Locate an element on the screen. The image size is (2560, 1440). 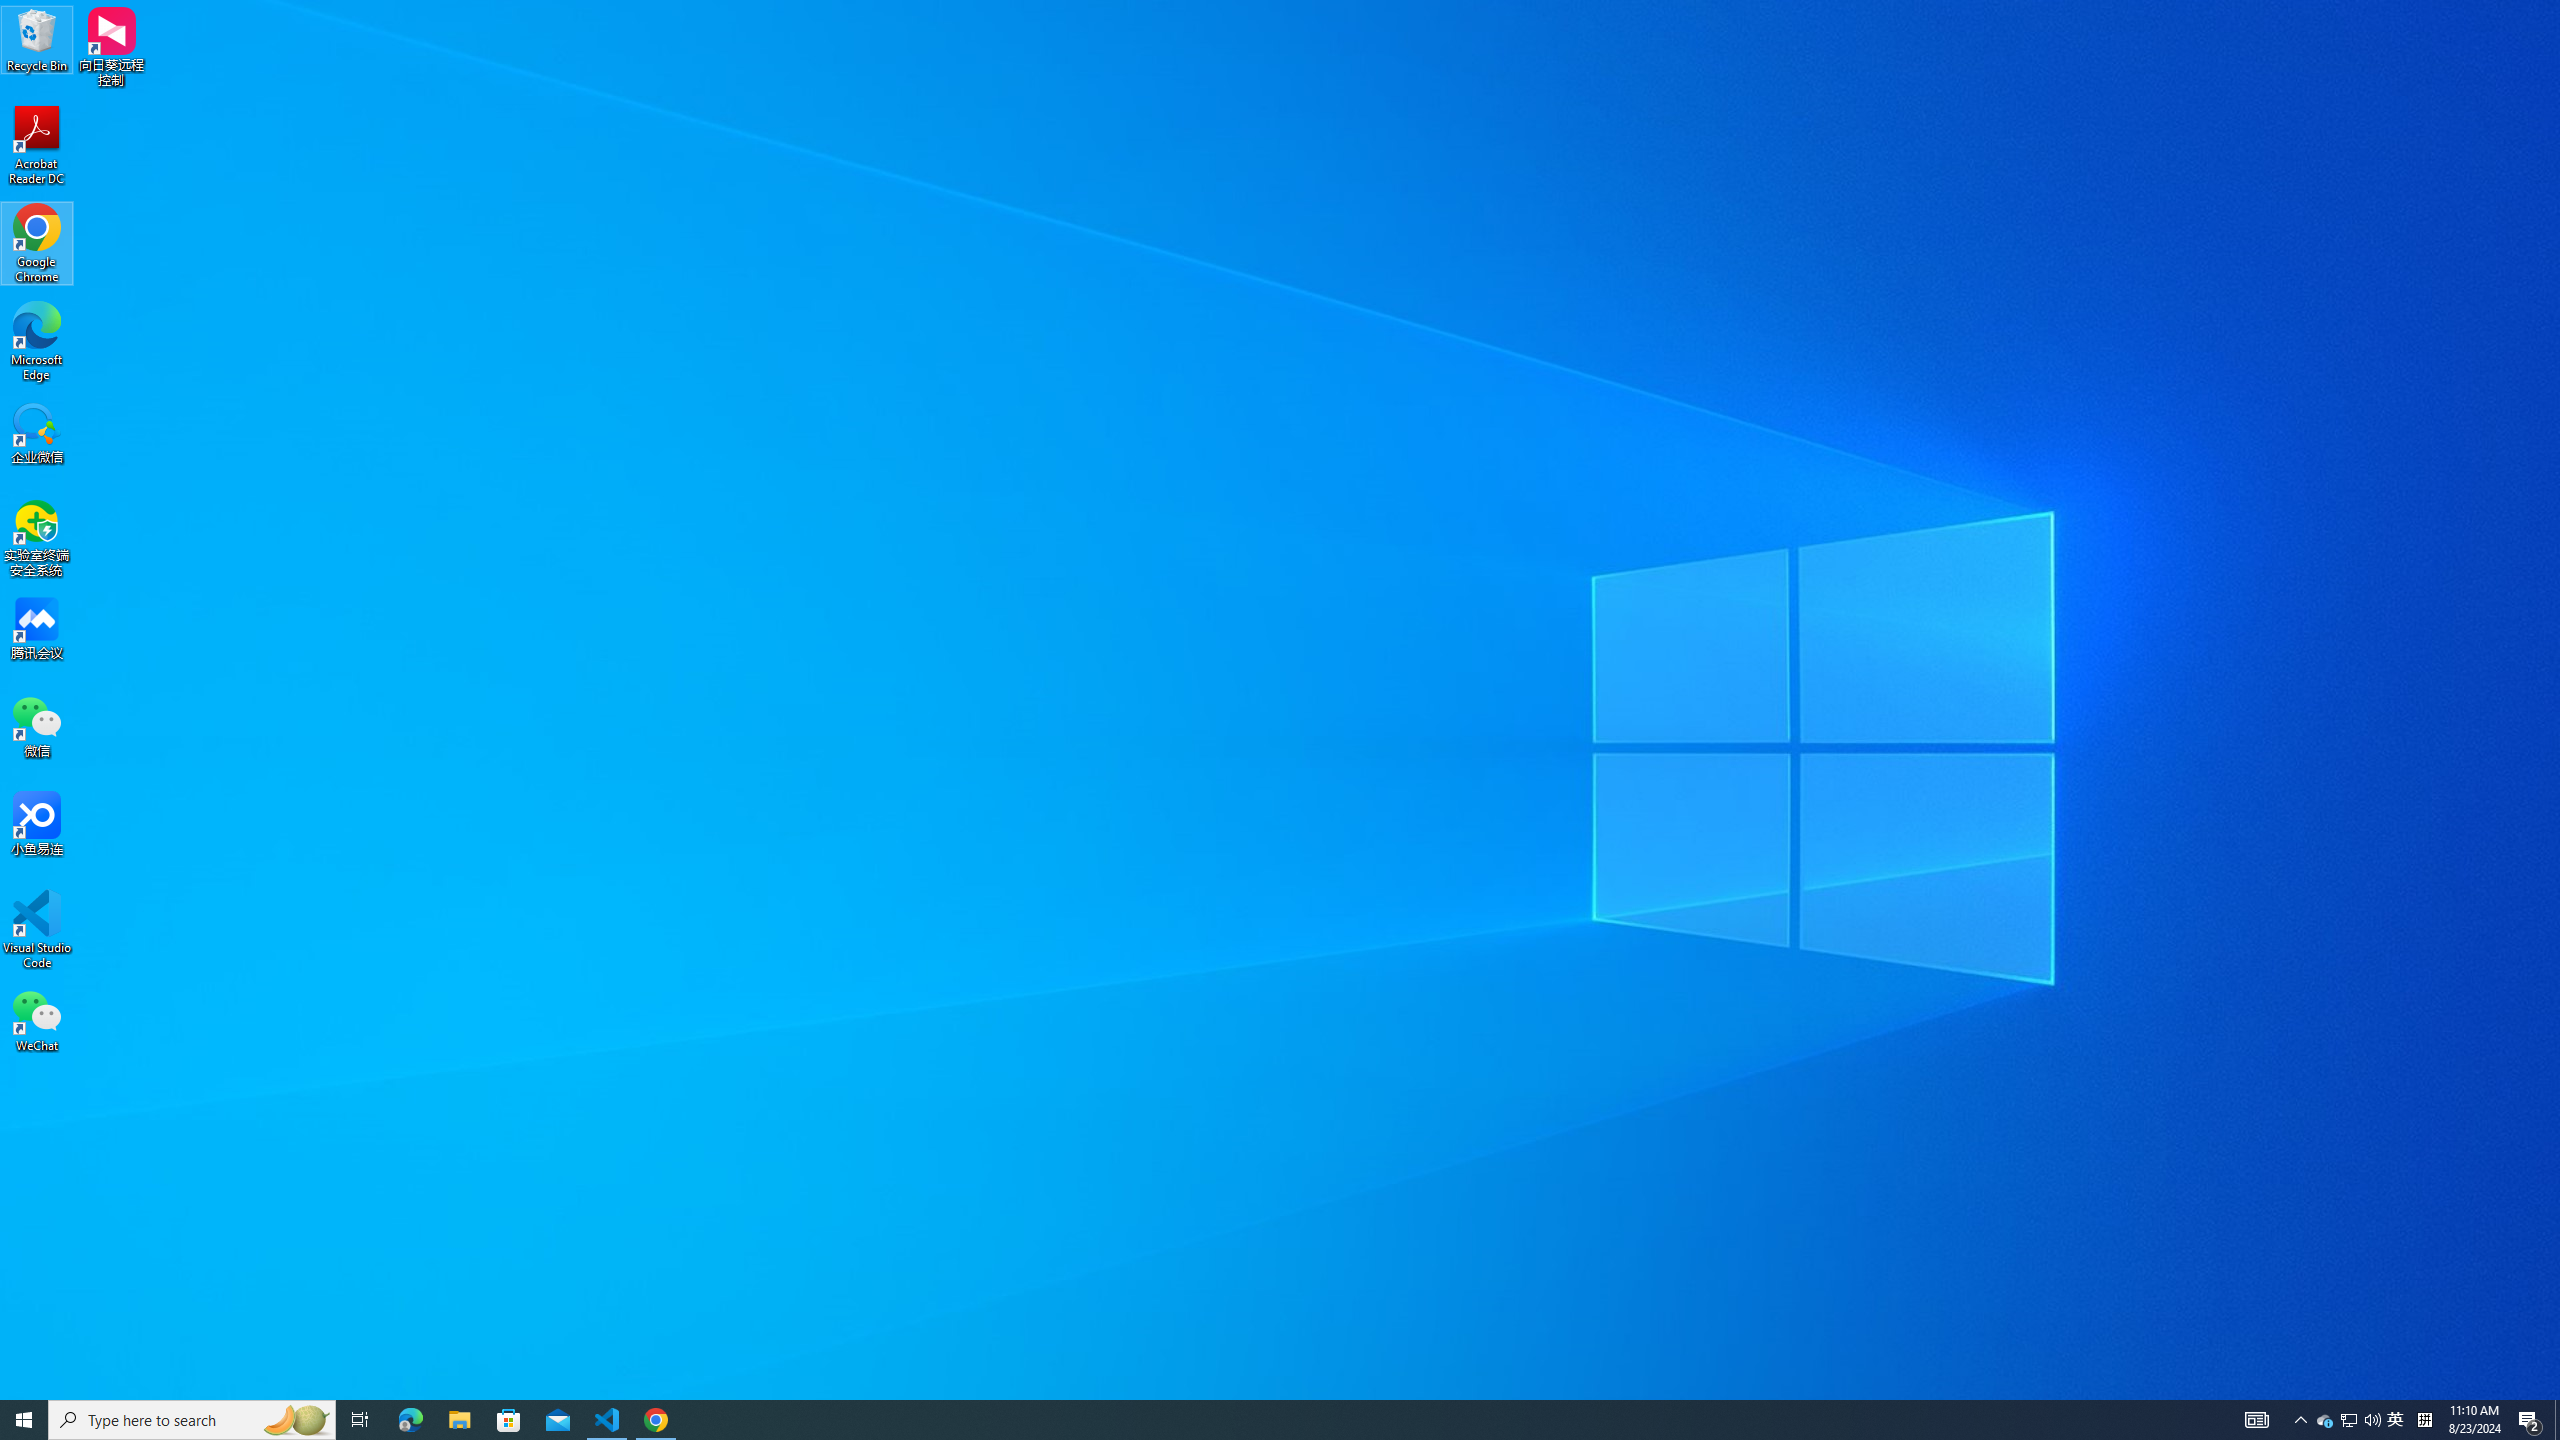
'Microsoft Edge' is located at coordinates (36, 341).